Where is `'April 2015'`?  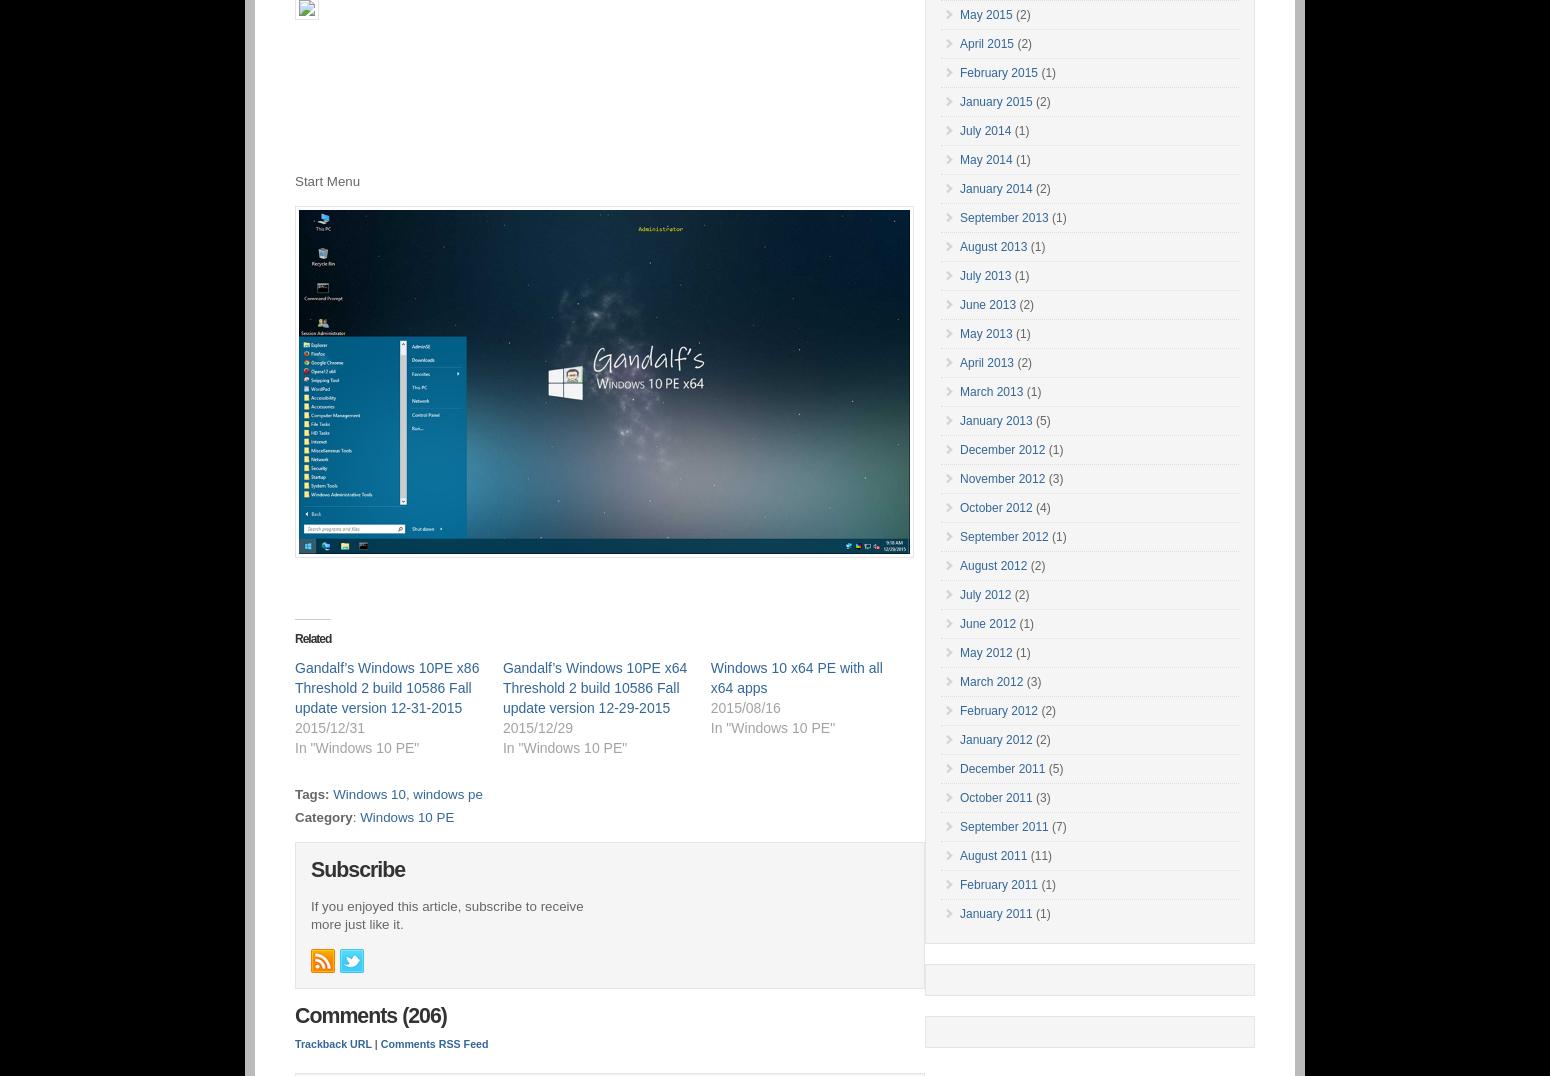
'April 2015' is located at coordinates (986, 43).